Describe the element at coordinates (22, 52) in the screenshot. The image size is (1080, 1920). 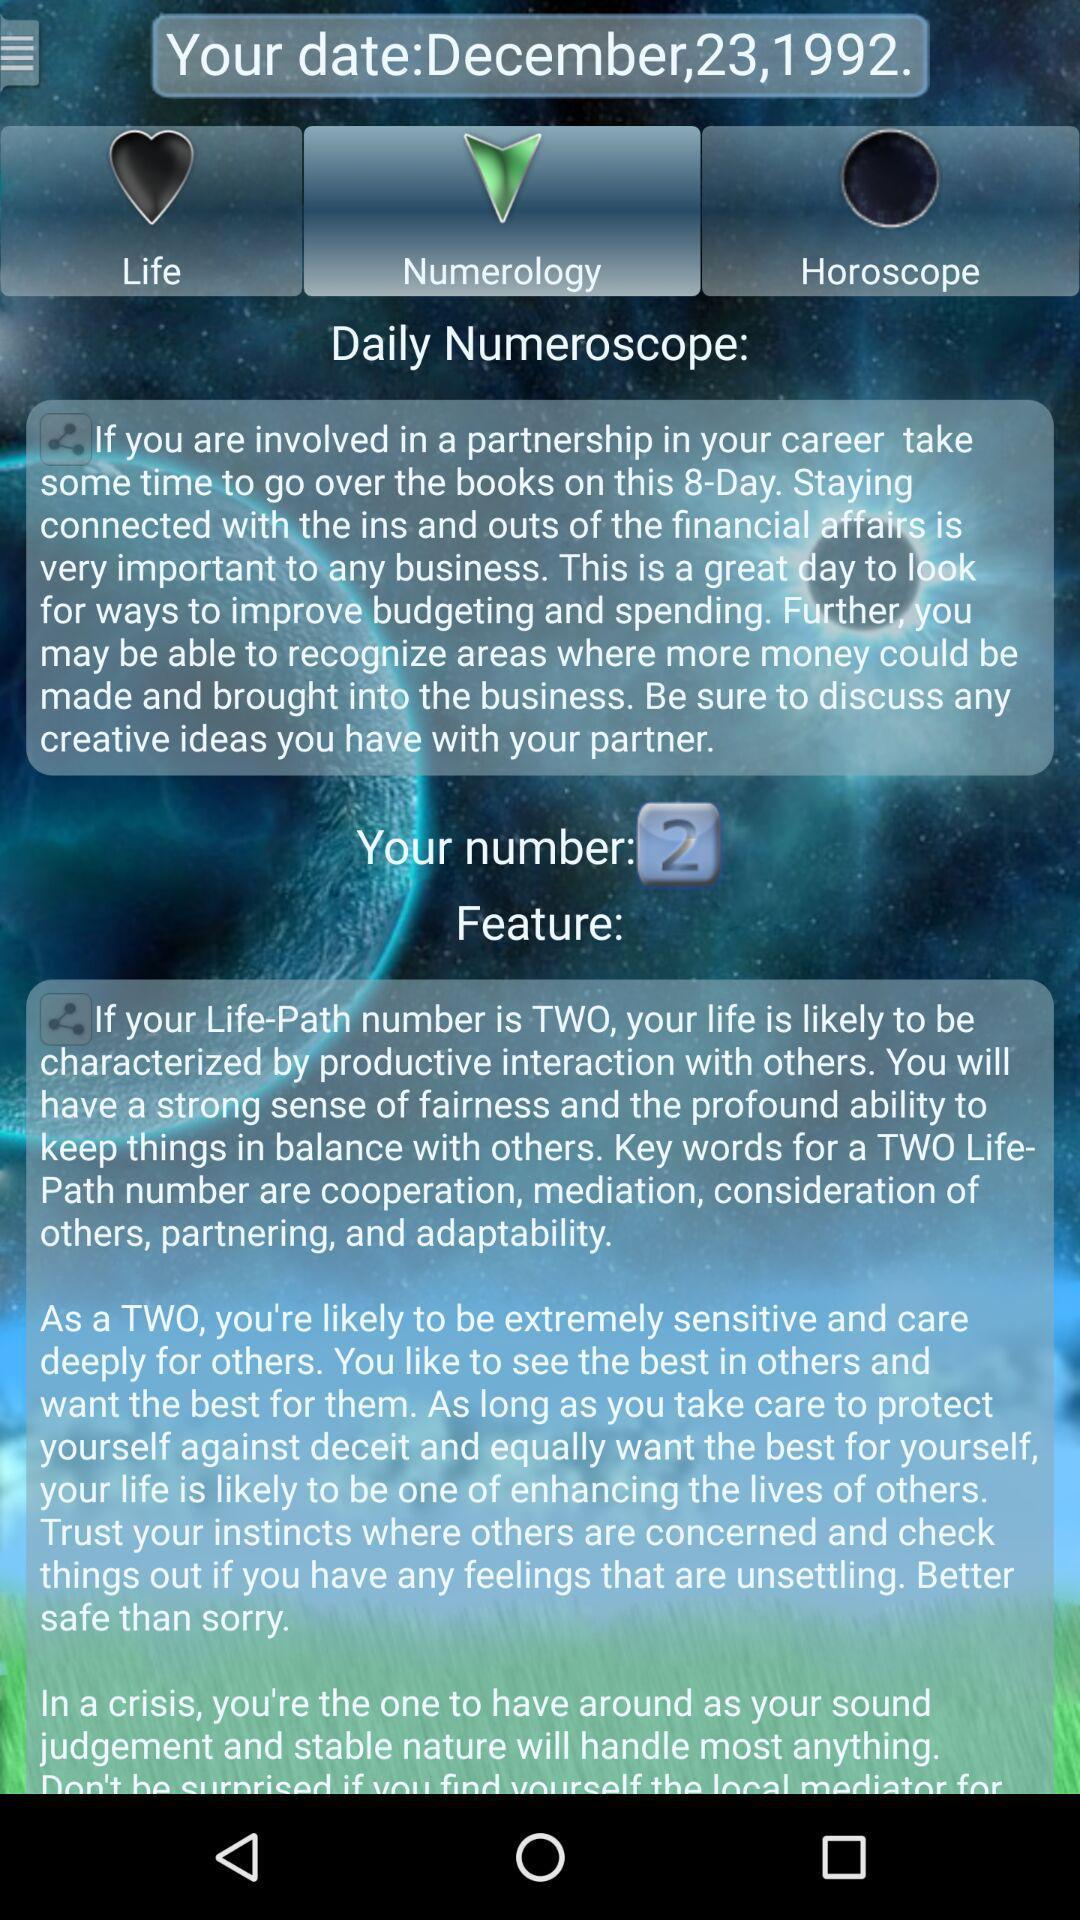
I see `home page` at that location.